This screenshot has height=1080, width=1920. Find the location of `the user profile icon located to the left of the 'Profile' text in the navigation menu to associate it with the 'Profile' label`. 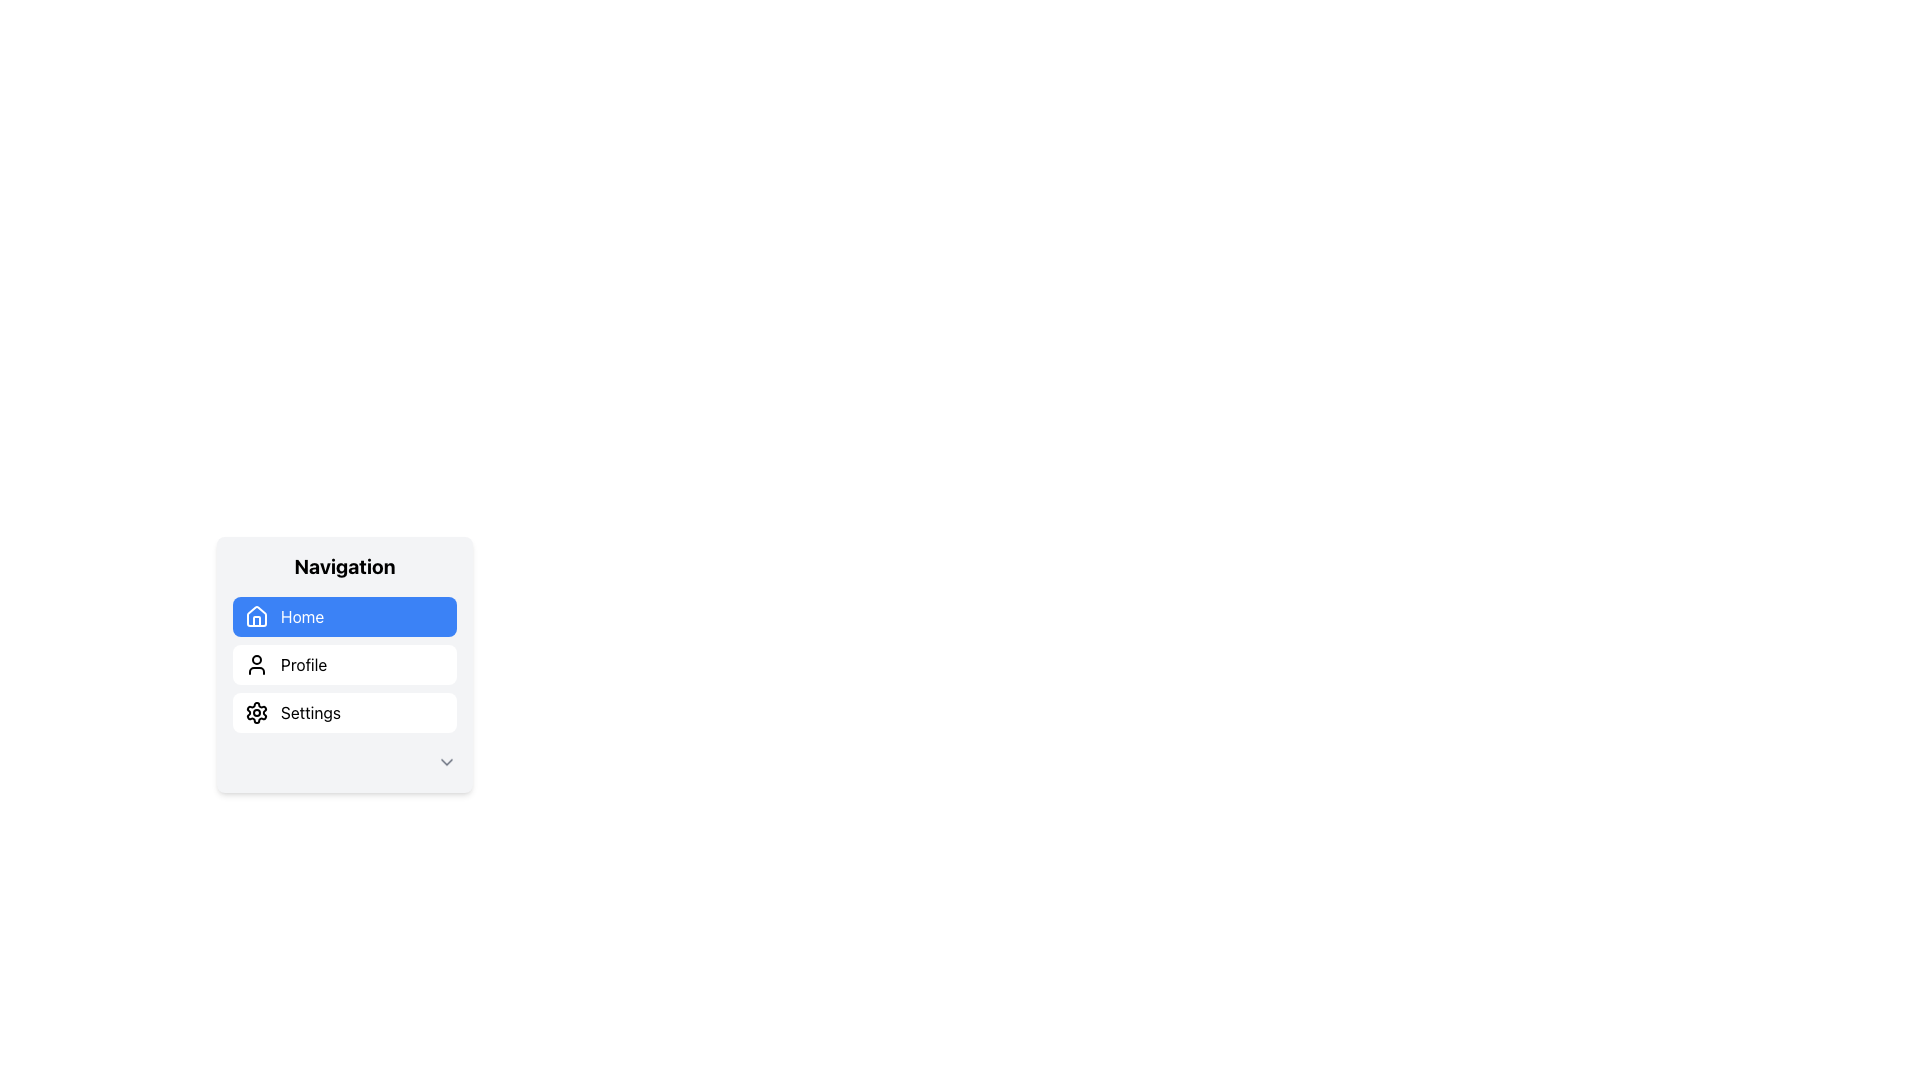

the user profile icon located to the left of the 'Profile' text in the navigation menu to associate it with the 'Profile' label is located at coordinates (256, 664).